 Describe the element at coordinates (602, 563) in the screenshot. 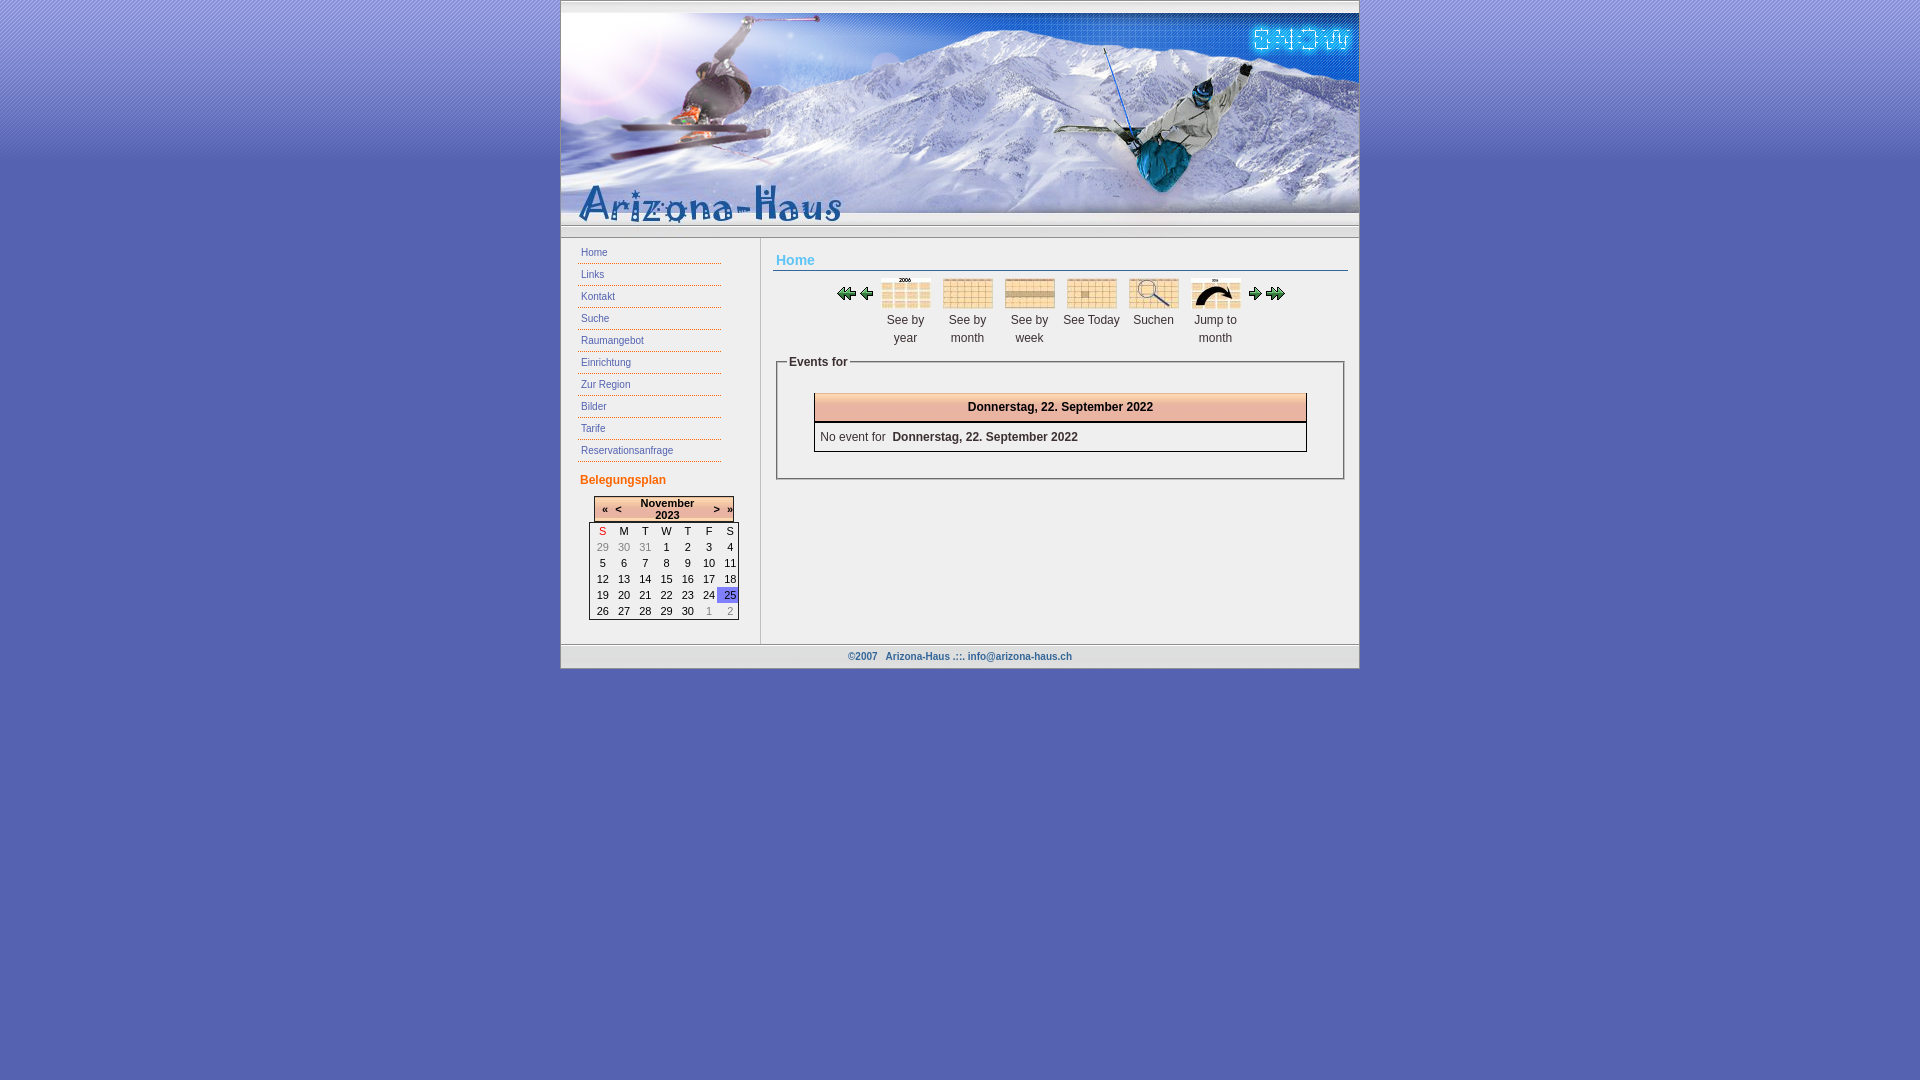

I see `'5'` at that location.